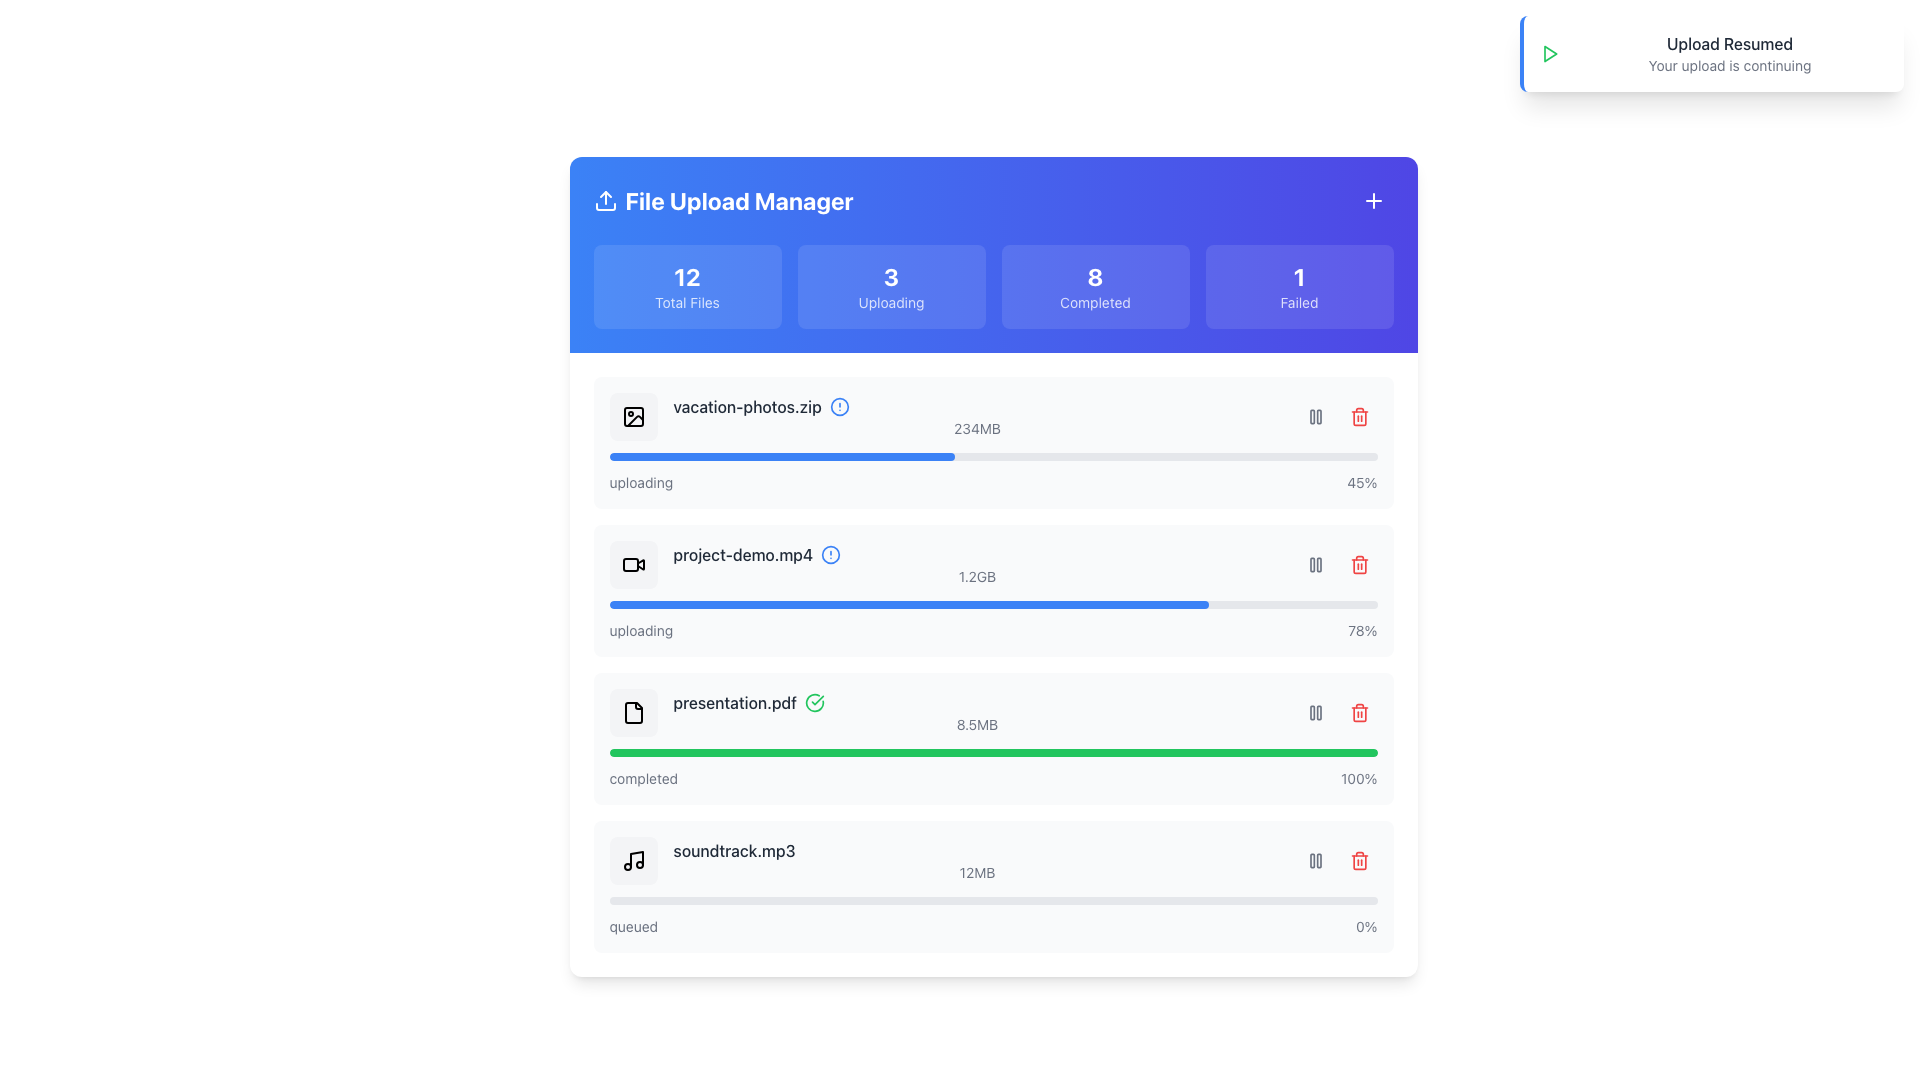 This screenshot has width=1920, height=1080. Describe the element at coordinates (1315, 415) in the screenshot. I see `the pause Icon button located to the right of the progress bar for the file entry labeled 'project-demo.mp4'` at that location.